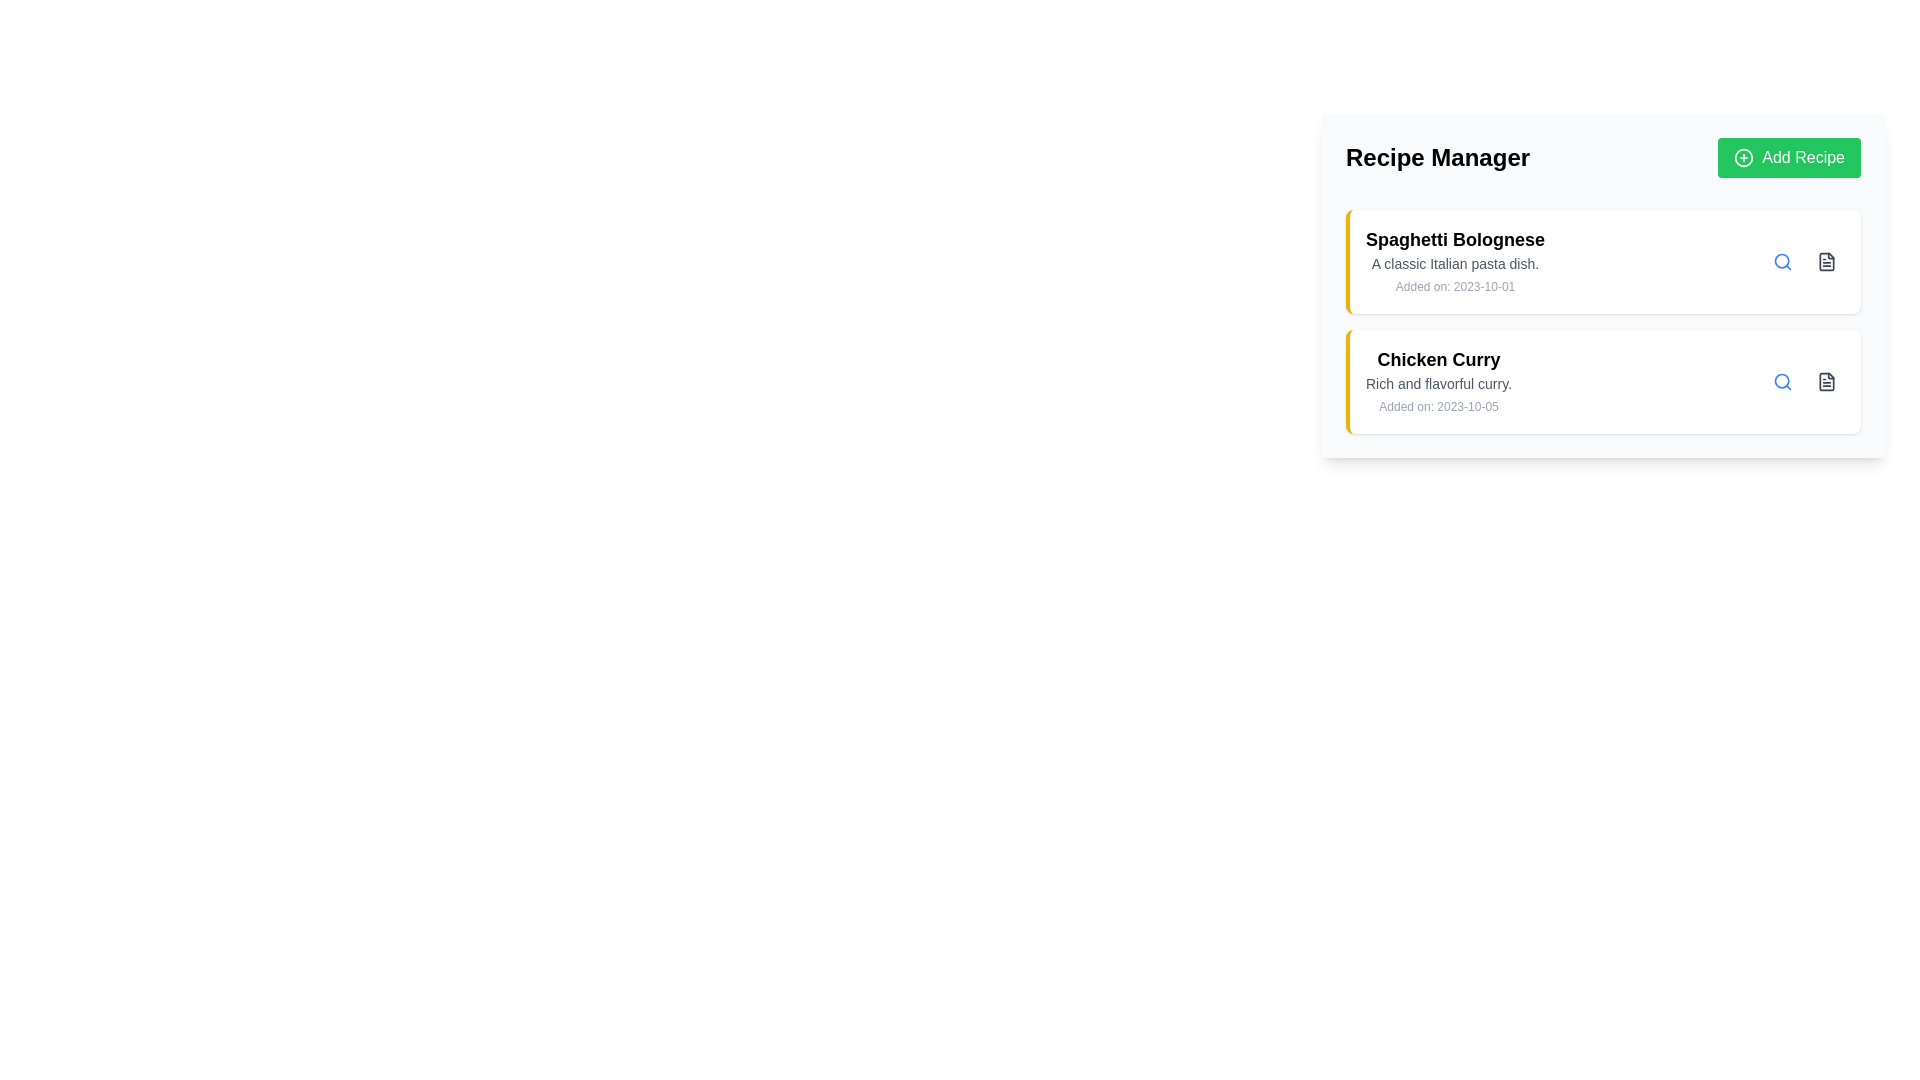 This screenshot has height=1080, width=1920. What do you see at coordinates (1437, 157) in the screenshot?
I see `the prominent header text label displaying 'Recipe Manager', which is located to the left of the green 'Add Recipe' button` at bounding box center [1437, 157].